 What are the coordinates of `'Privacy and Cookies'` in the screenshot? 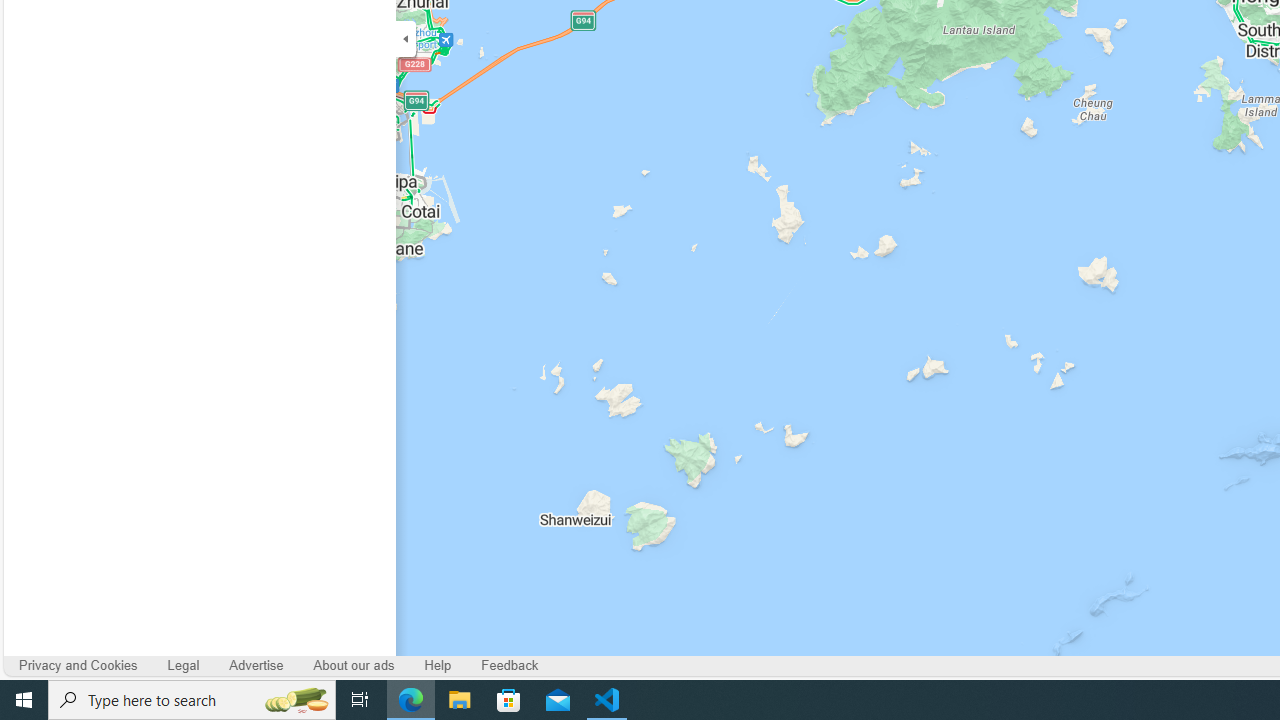 It's located at (78, 665).